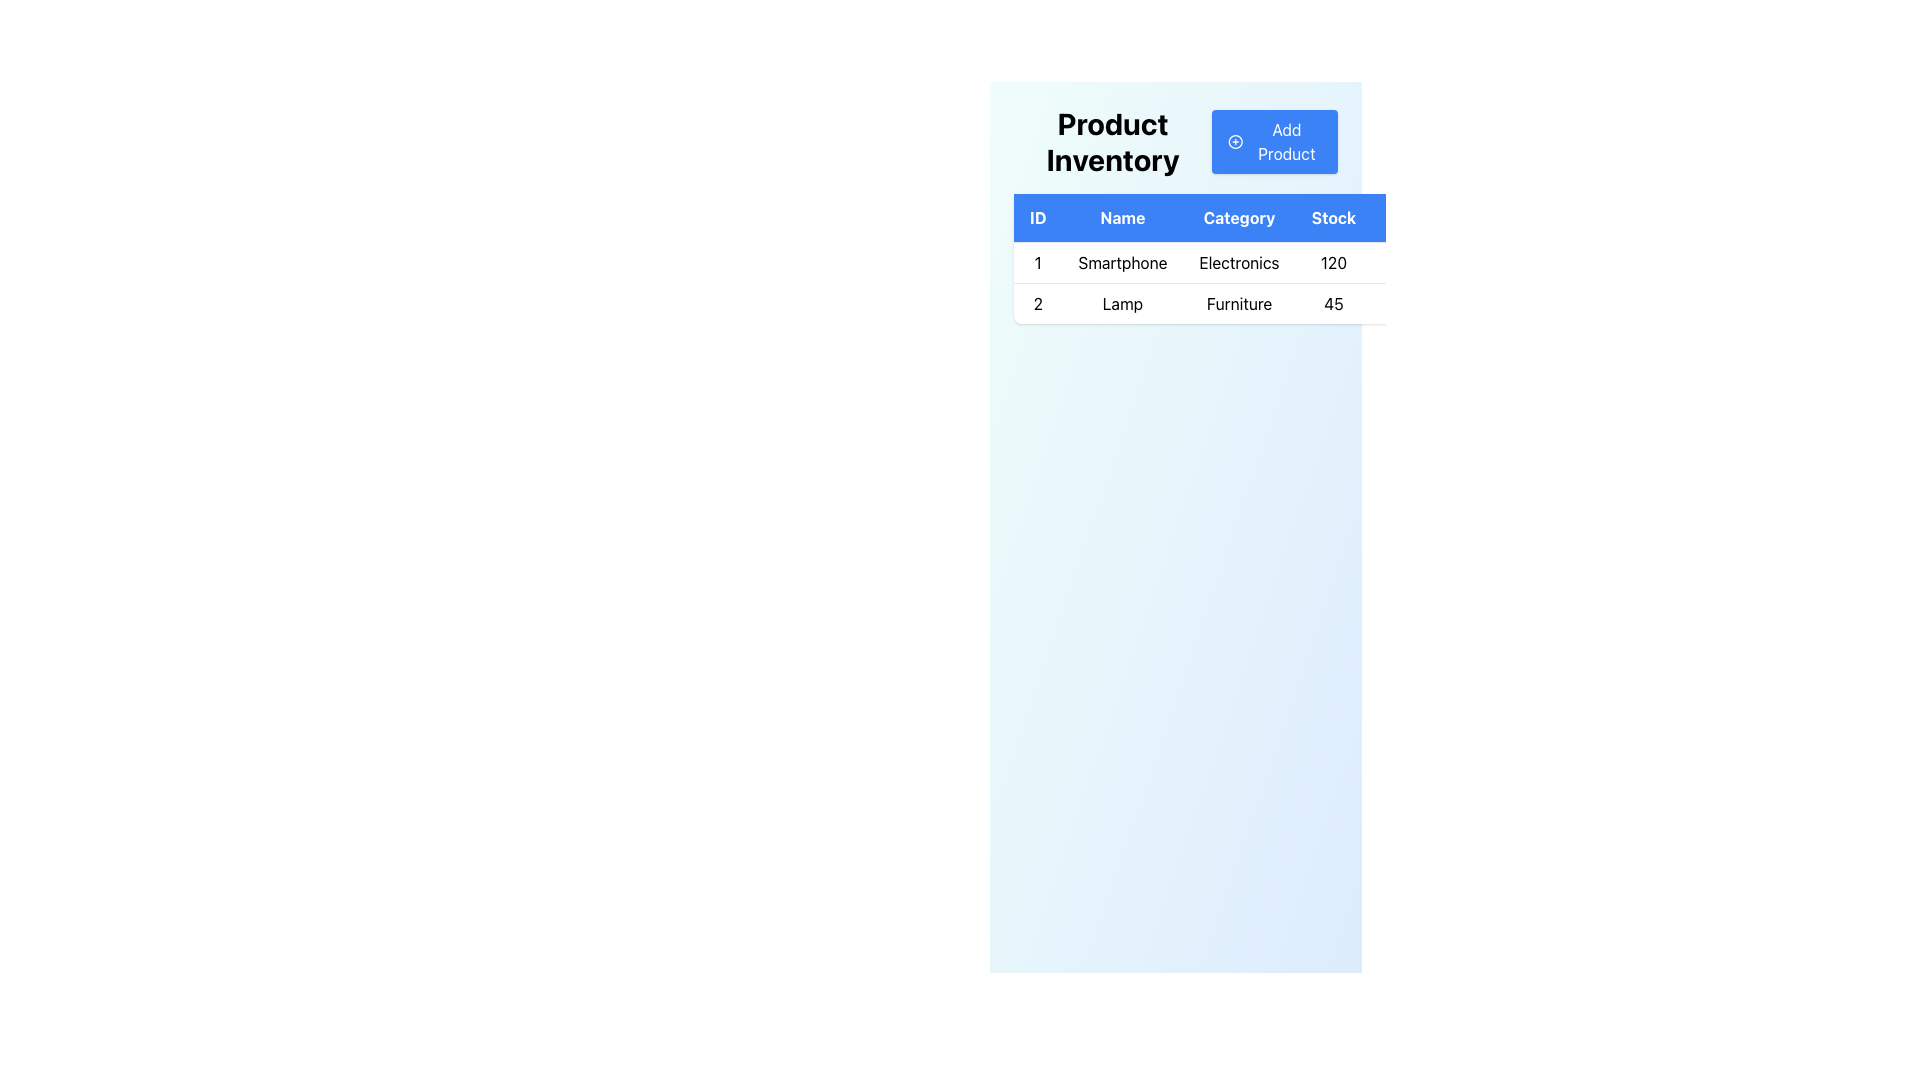  I want to click on the non-interactive table cell displaying the category information 'Electronics' for the 'Smartphone' product in the first row of the table, so click(1238, 261).